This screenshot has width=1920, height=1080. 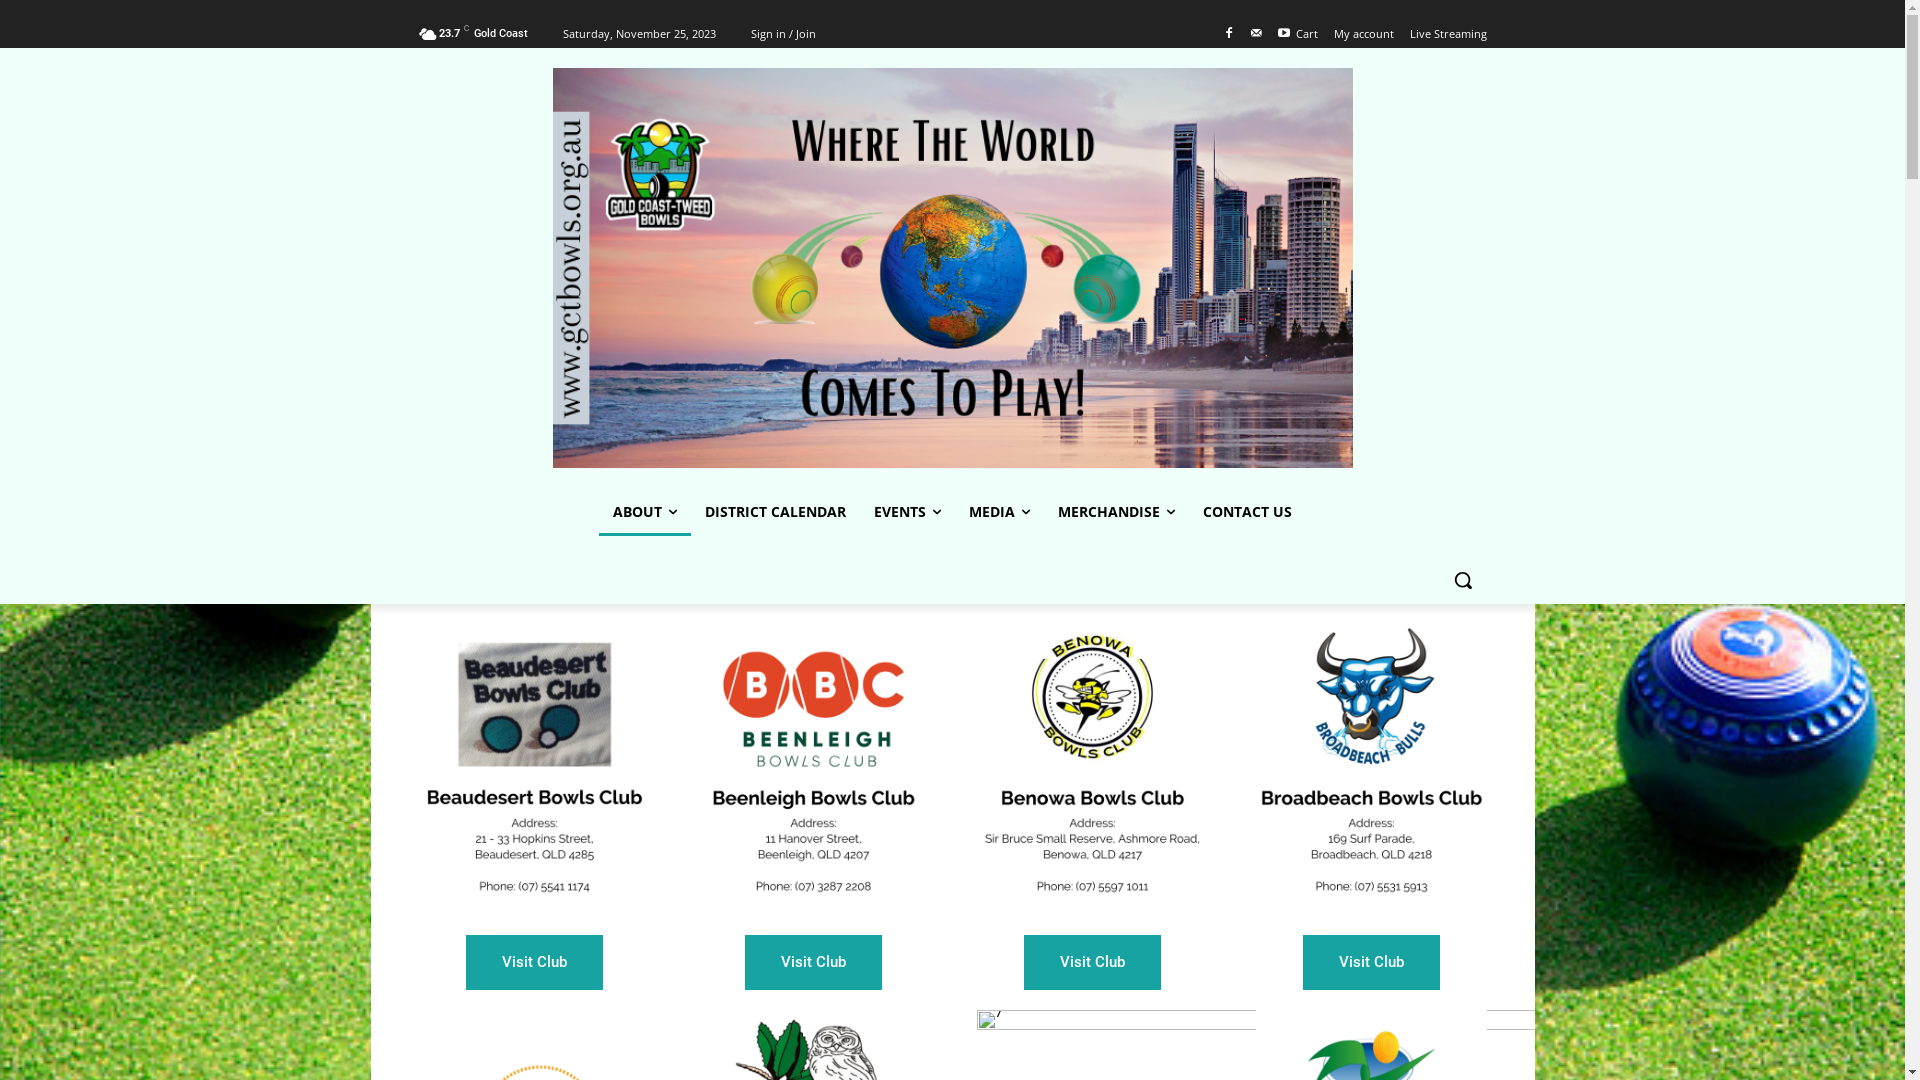 I want to click on 'MEDIA', so click(x=999, y=511).